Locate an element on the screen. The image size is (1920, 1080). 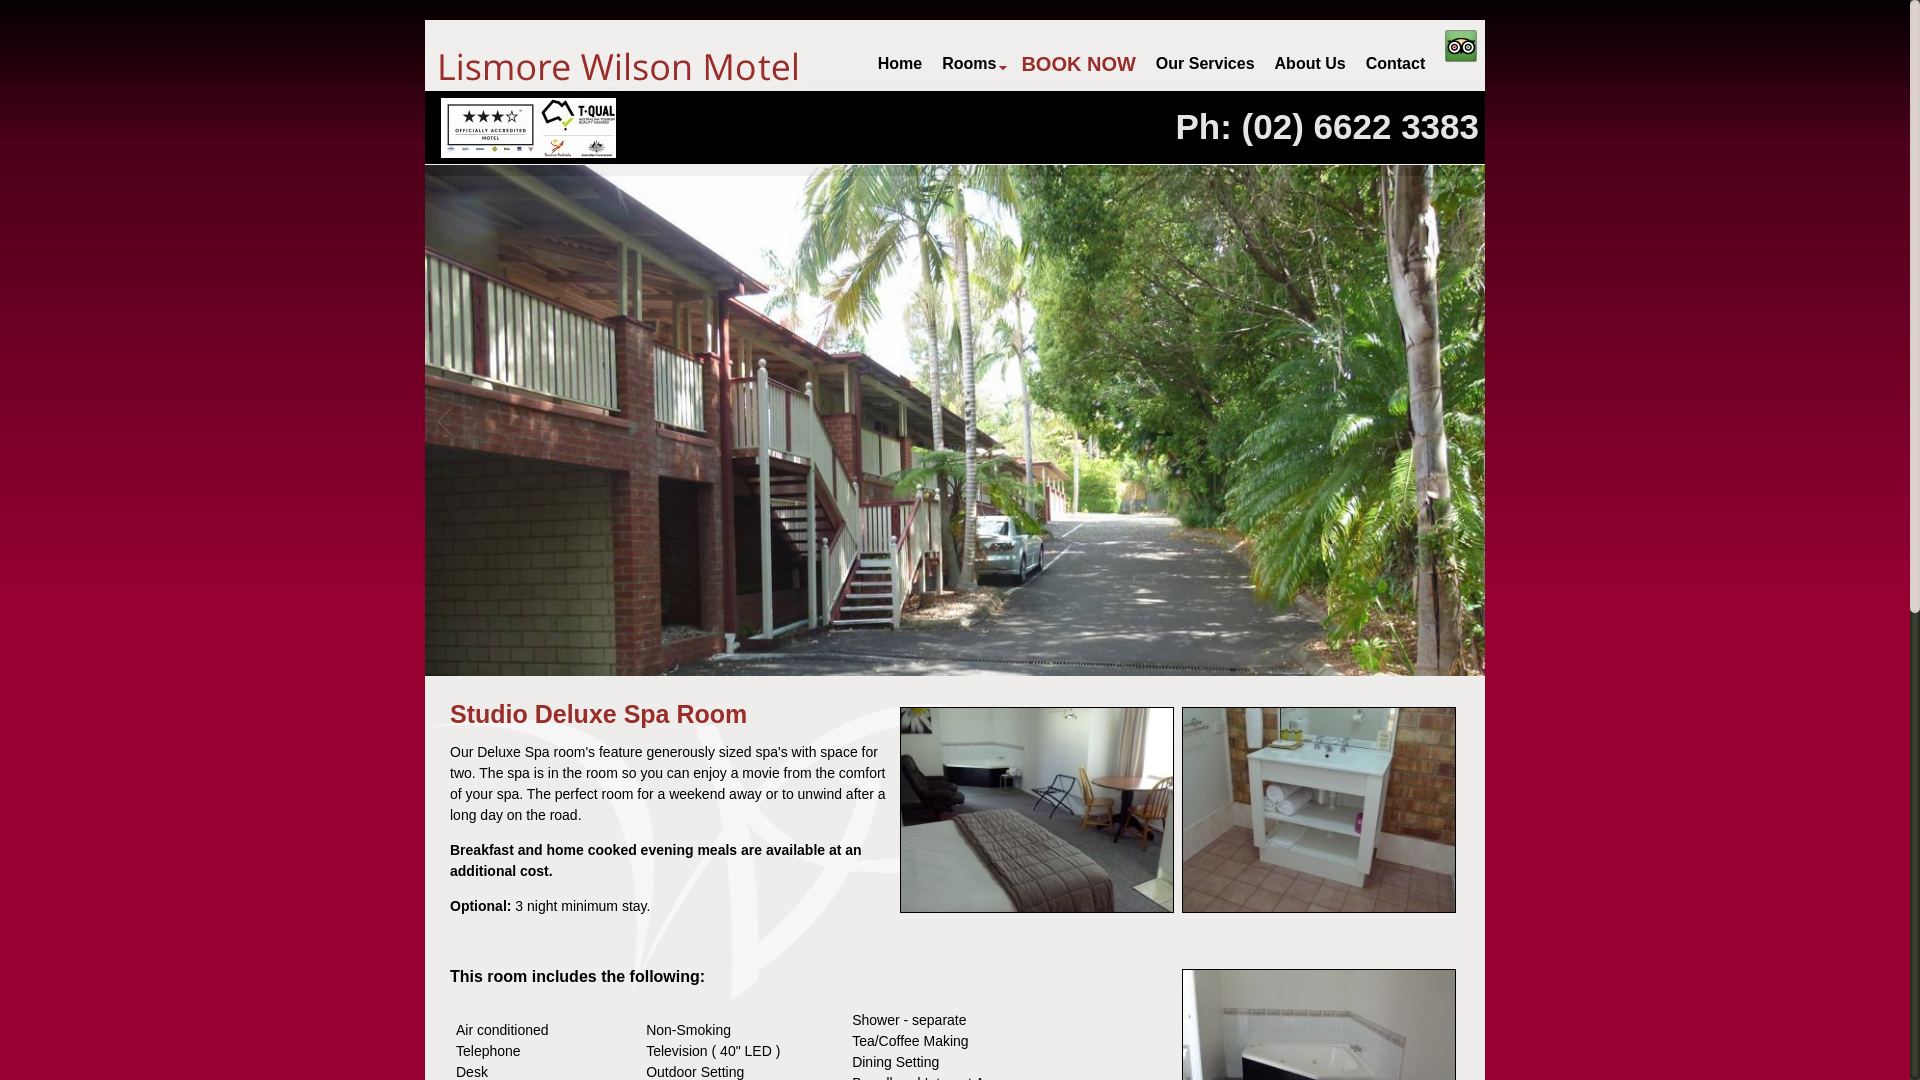
'Home' is located at coordinates (899, 63).